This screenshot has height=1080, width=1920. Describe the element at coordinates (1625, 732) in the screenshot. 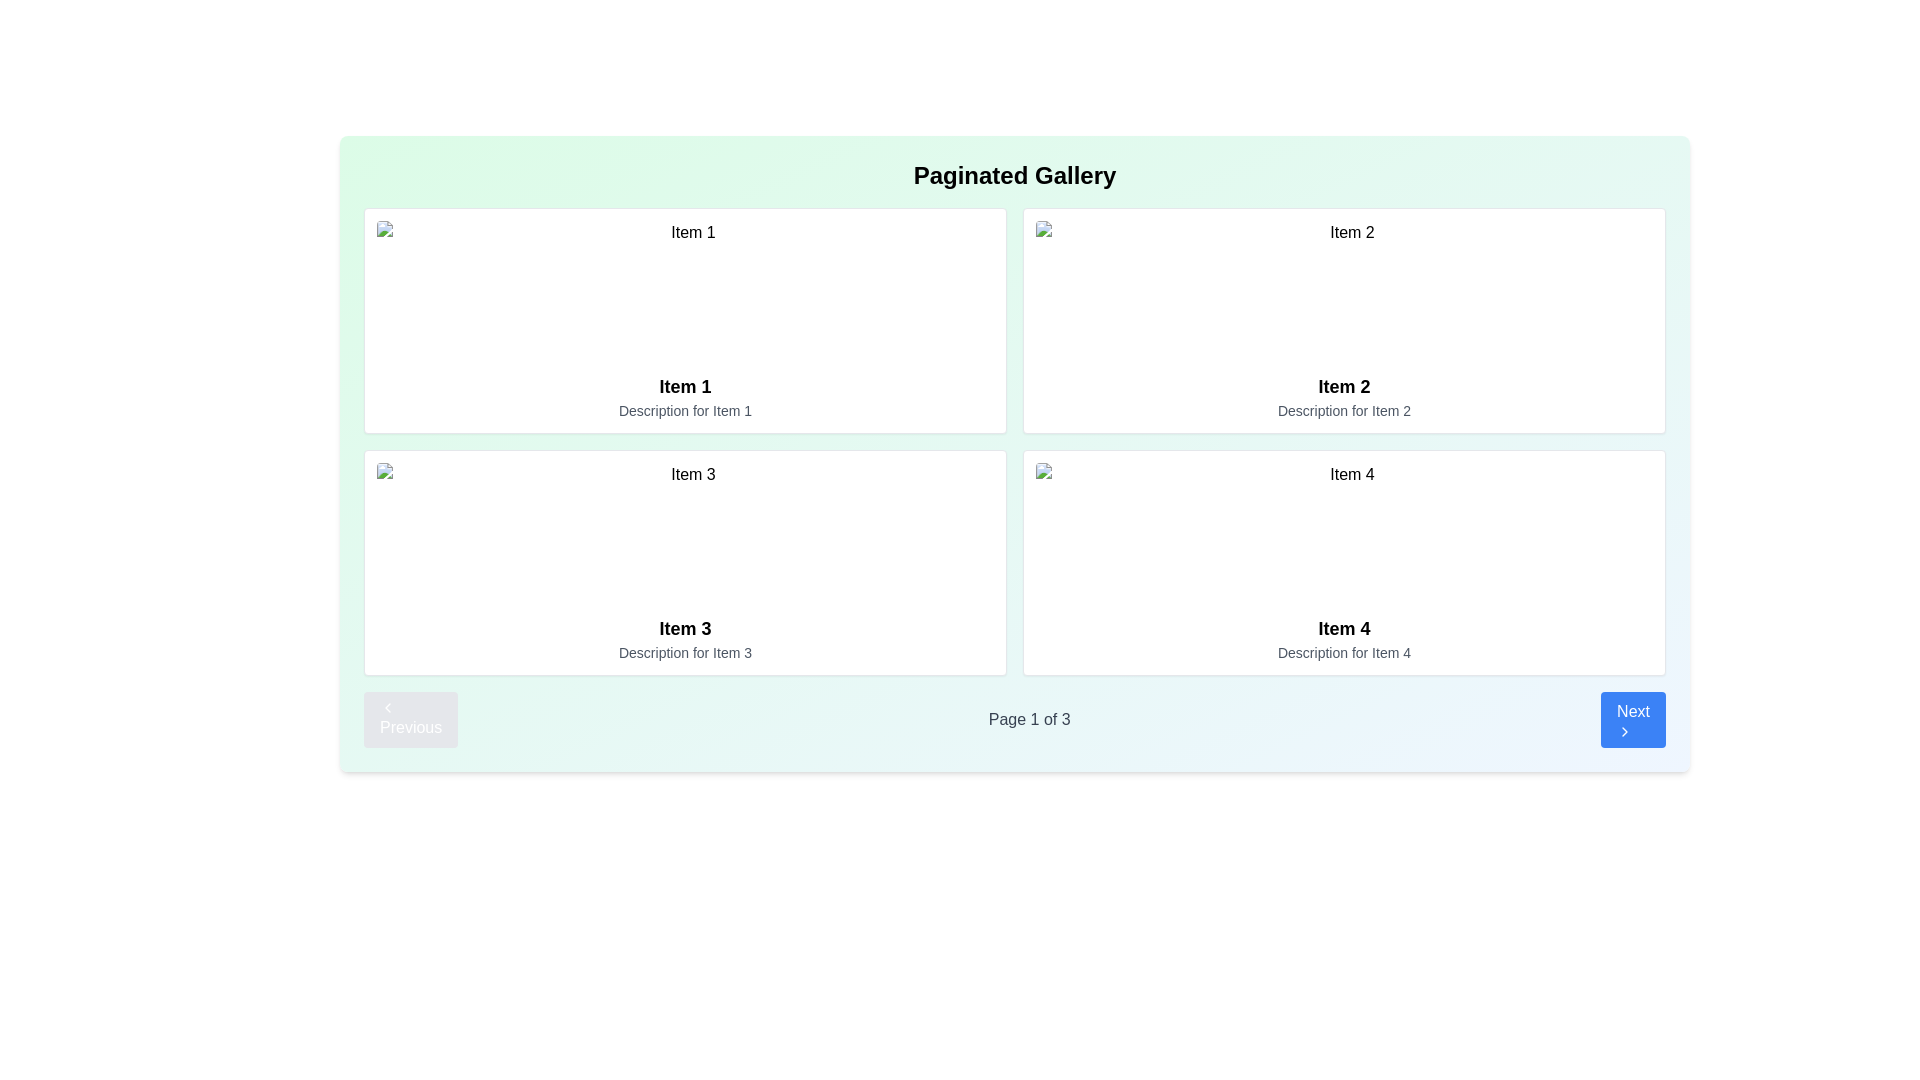

I see `the rightward-facing chevron icon with a blue background and white border, located within the 'Next' button at the bottom-right corner of the layout` at that location.